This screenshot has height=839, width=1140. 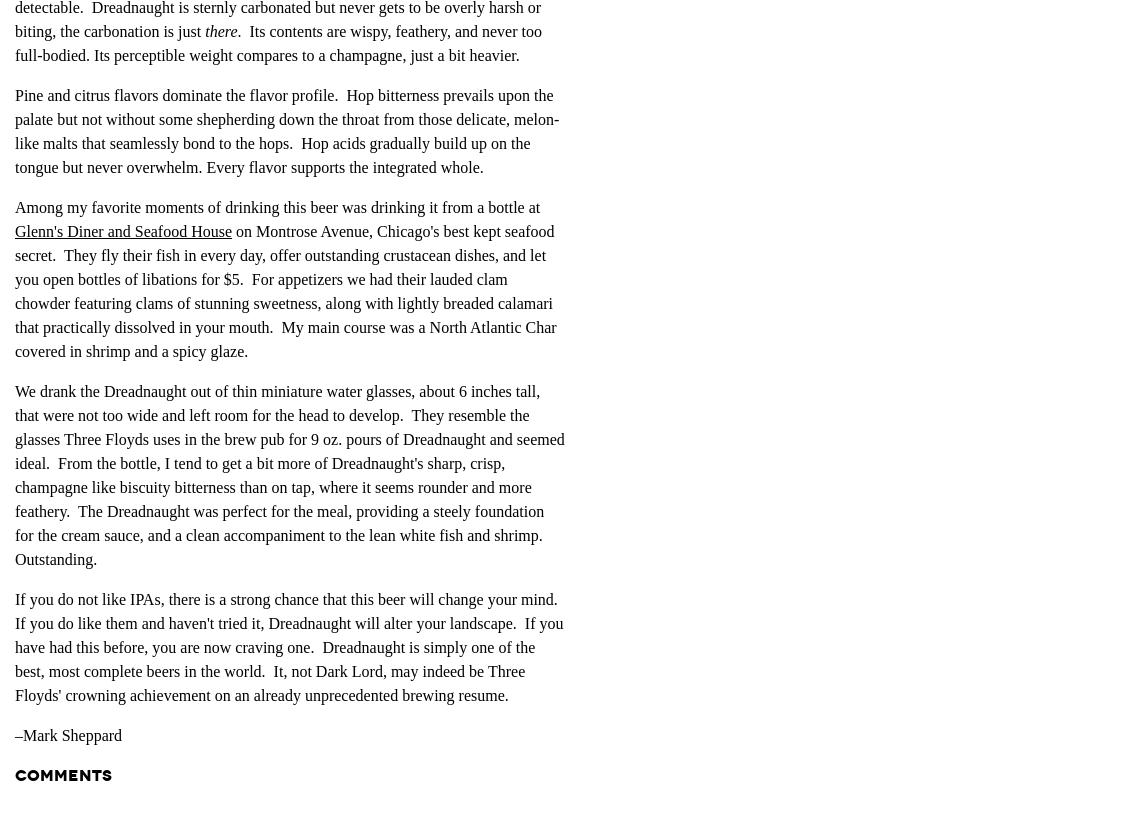 I want to click on '–Mark Sheppard', so click(x=68, y=733).